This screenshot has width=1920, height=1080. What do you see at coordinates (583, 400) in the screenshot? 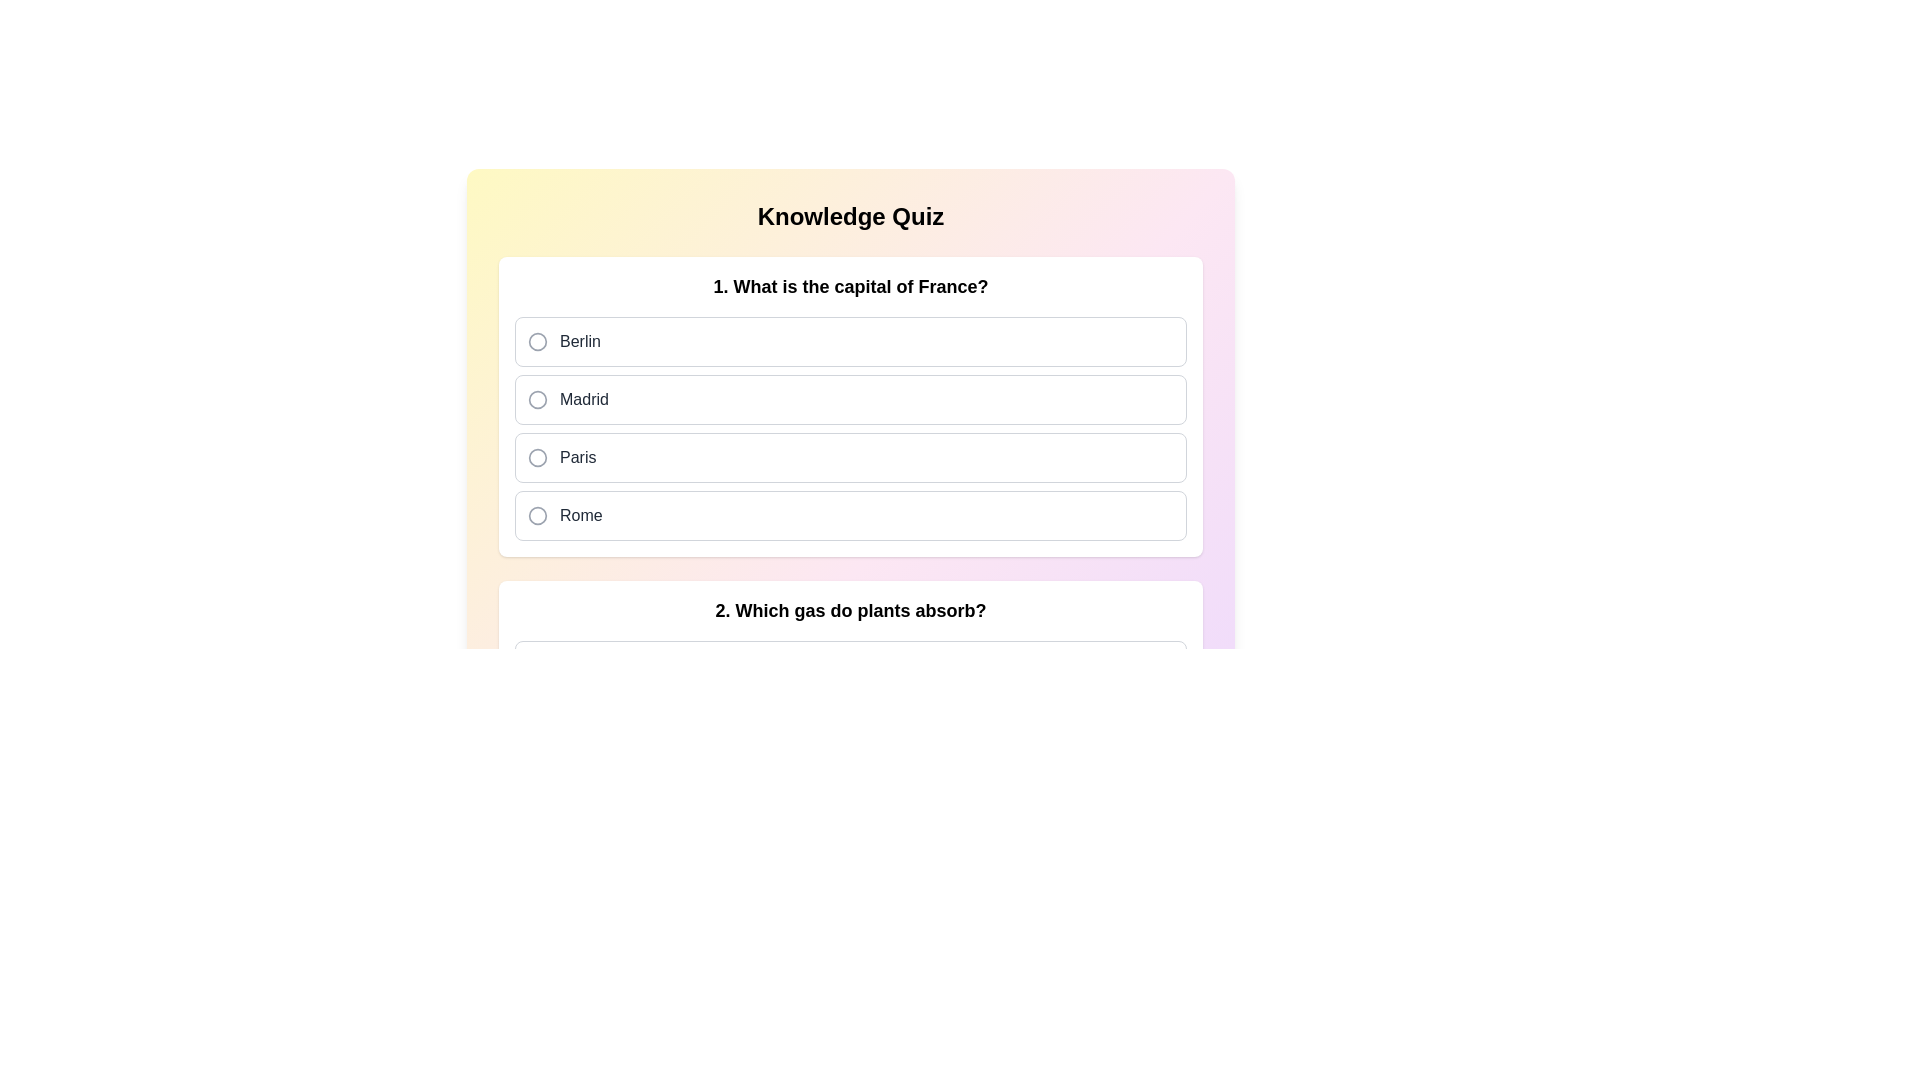
I see `the text label 'Madrid' which is part of the second option in the quiz answer list, displayed in bold, gray font` at bounding box center [583, 400].